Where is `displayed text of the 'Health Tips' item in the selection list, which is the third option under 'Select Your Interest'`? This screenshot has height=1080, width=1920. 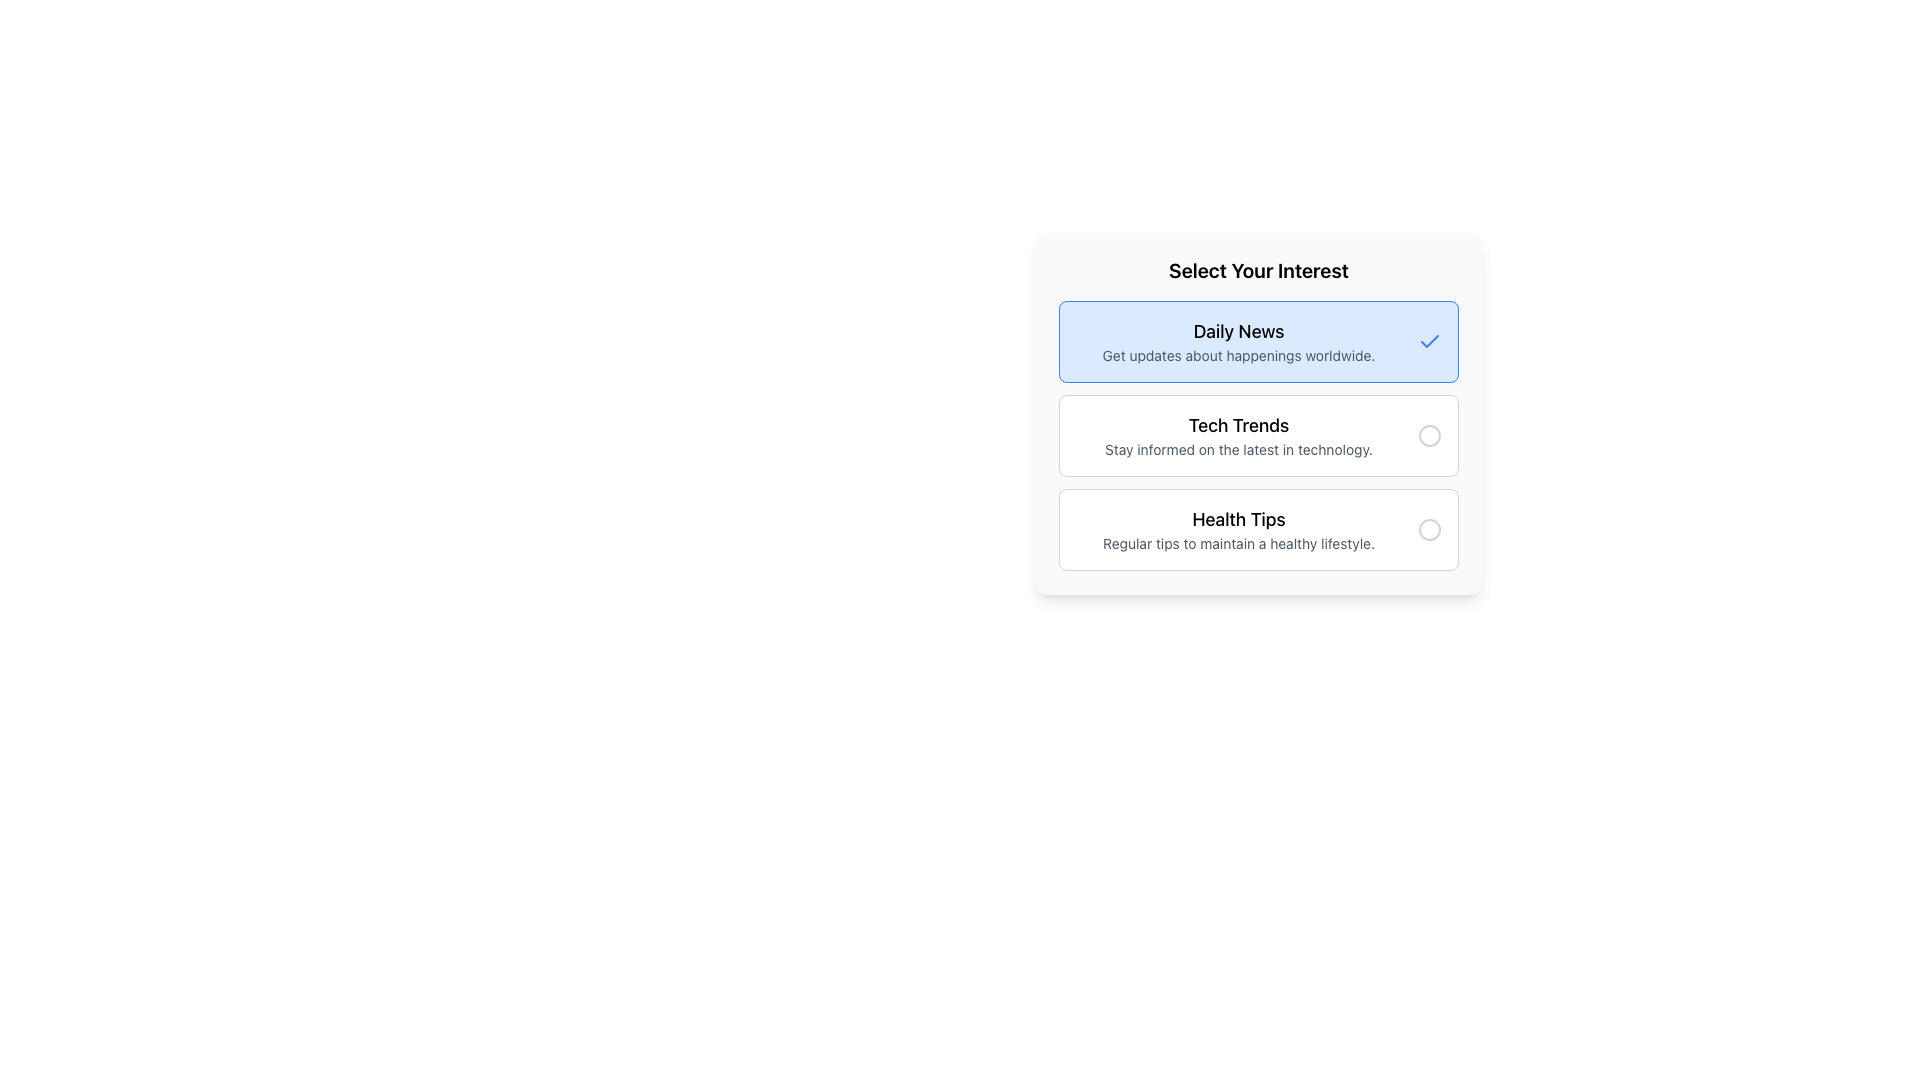
displayed text of the 'Health Tips' item in the selection list, which is the third option under 'Select Your Interest' is located at coordinates (1237, 528).